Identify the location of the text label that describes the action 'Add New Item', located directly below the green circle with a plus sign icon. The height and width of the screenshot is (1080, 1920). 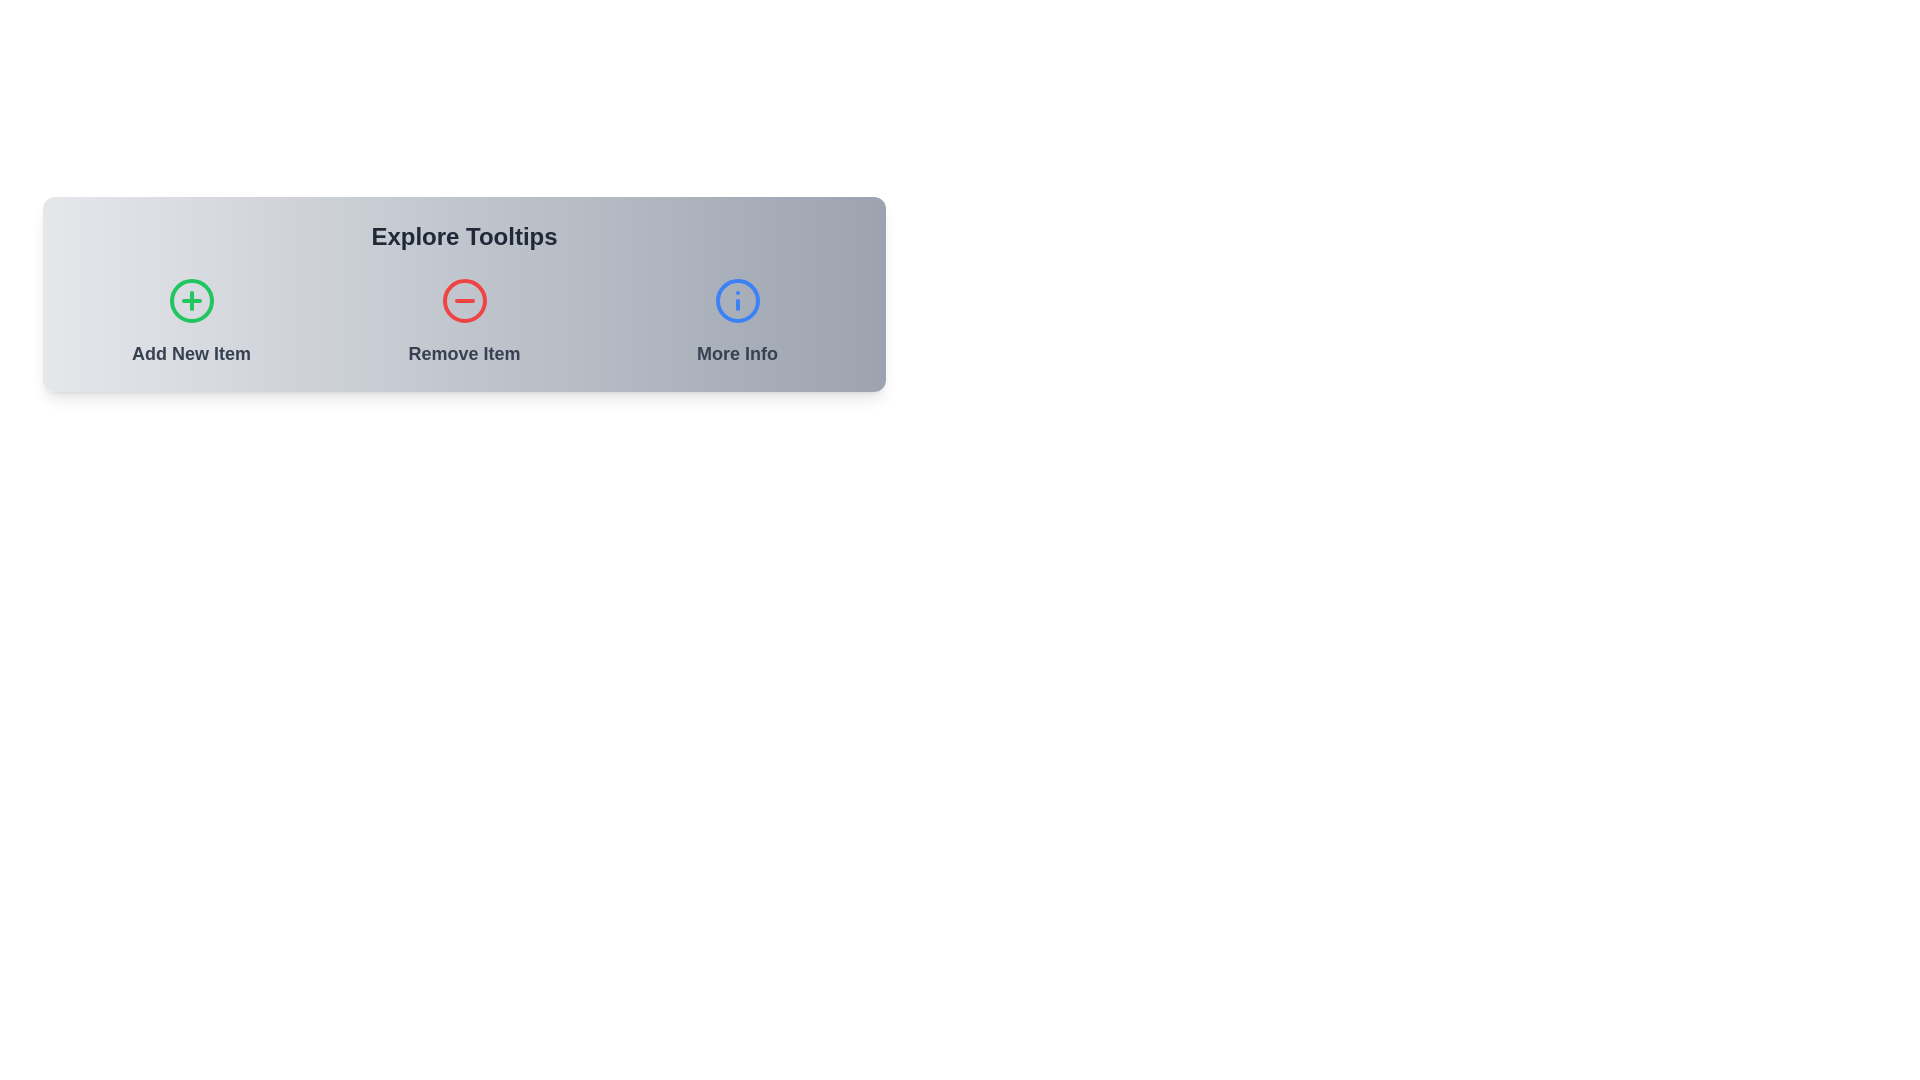
(191, 353).